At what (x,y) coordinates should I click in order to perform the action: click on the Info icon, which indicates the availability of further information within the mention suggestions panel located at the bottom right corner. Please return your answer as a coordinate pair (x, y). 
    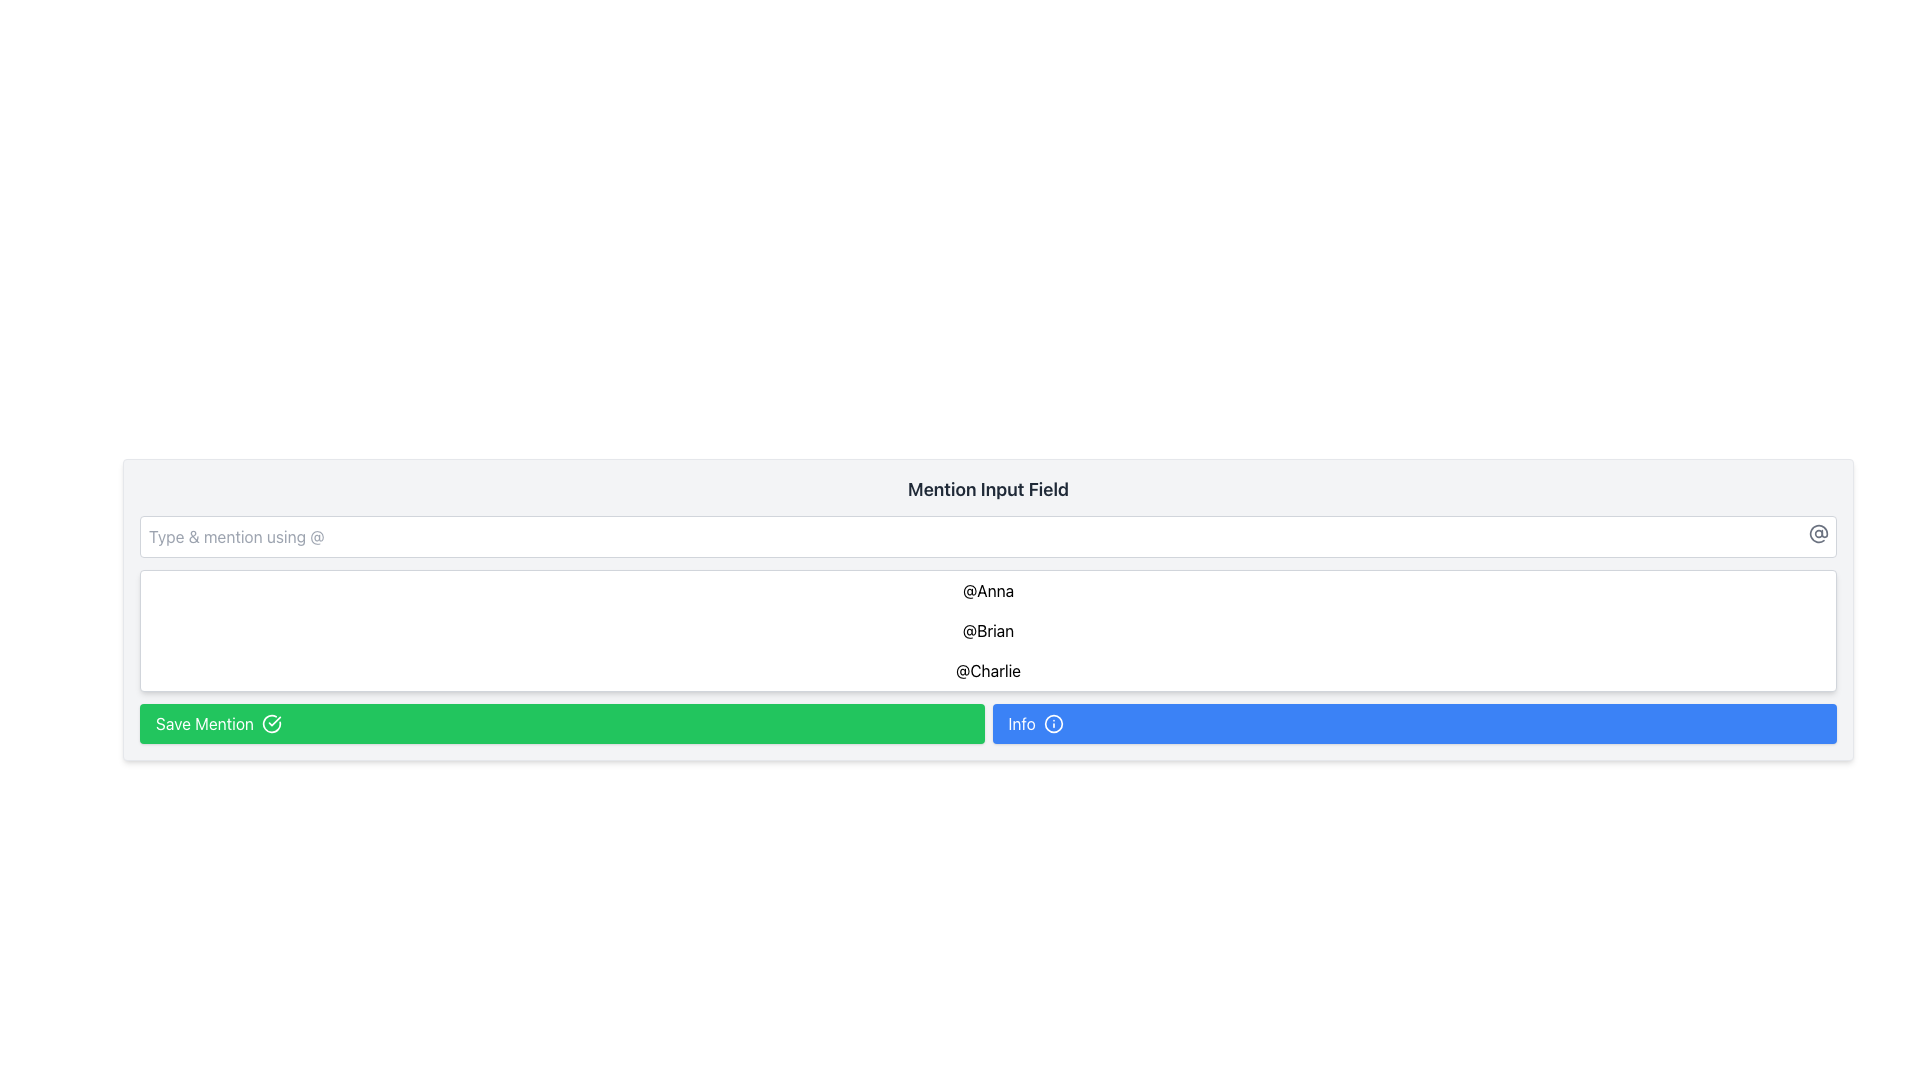
    Looking at the image, I should click on (1052, 724).